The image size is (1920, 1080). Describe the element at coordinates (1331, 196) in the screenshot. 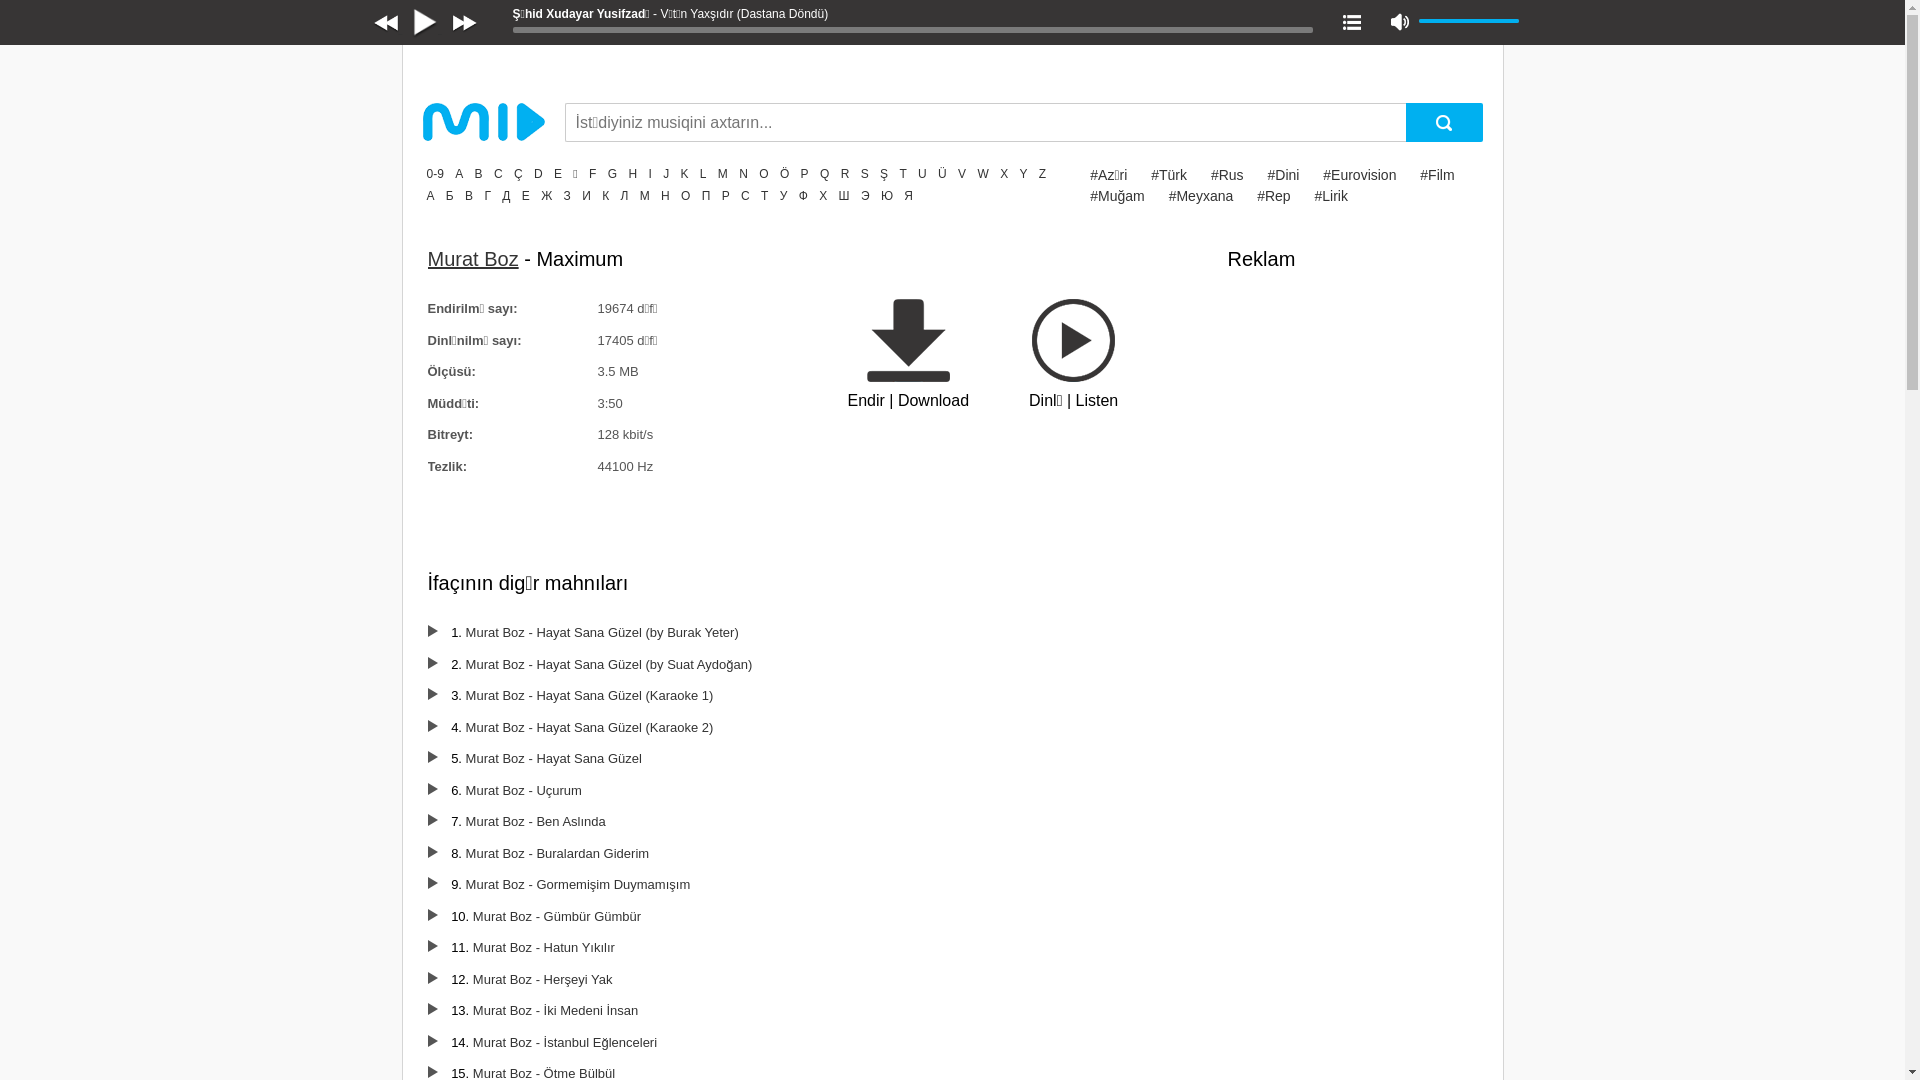

I see `'#Lirik'` at that location.